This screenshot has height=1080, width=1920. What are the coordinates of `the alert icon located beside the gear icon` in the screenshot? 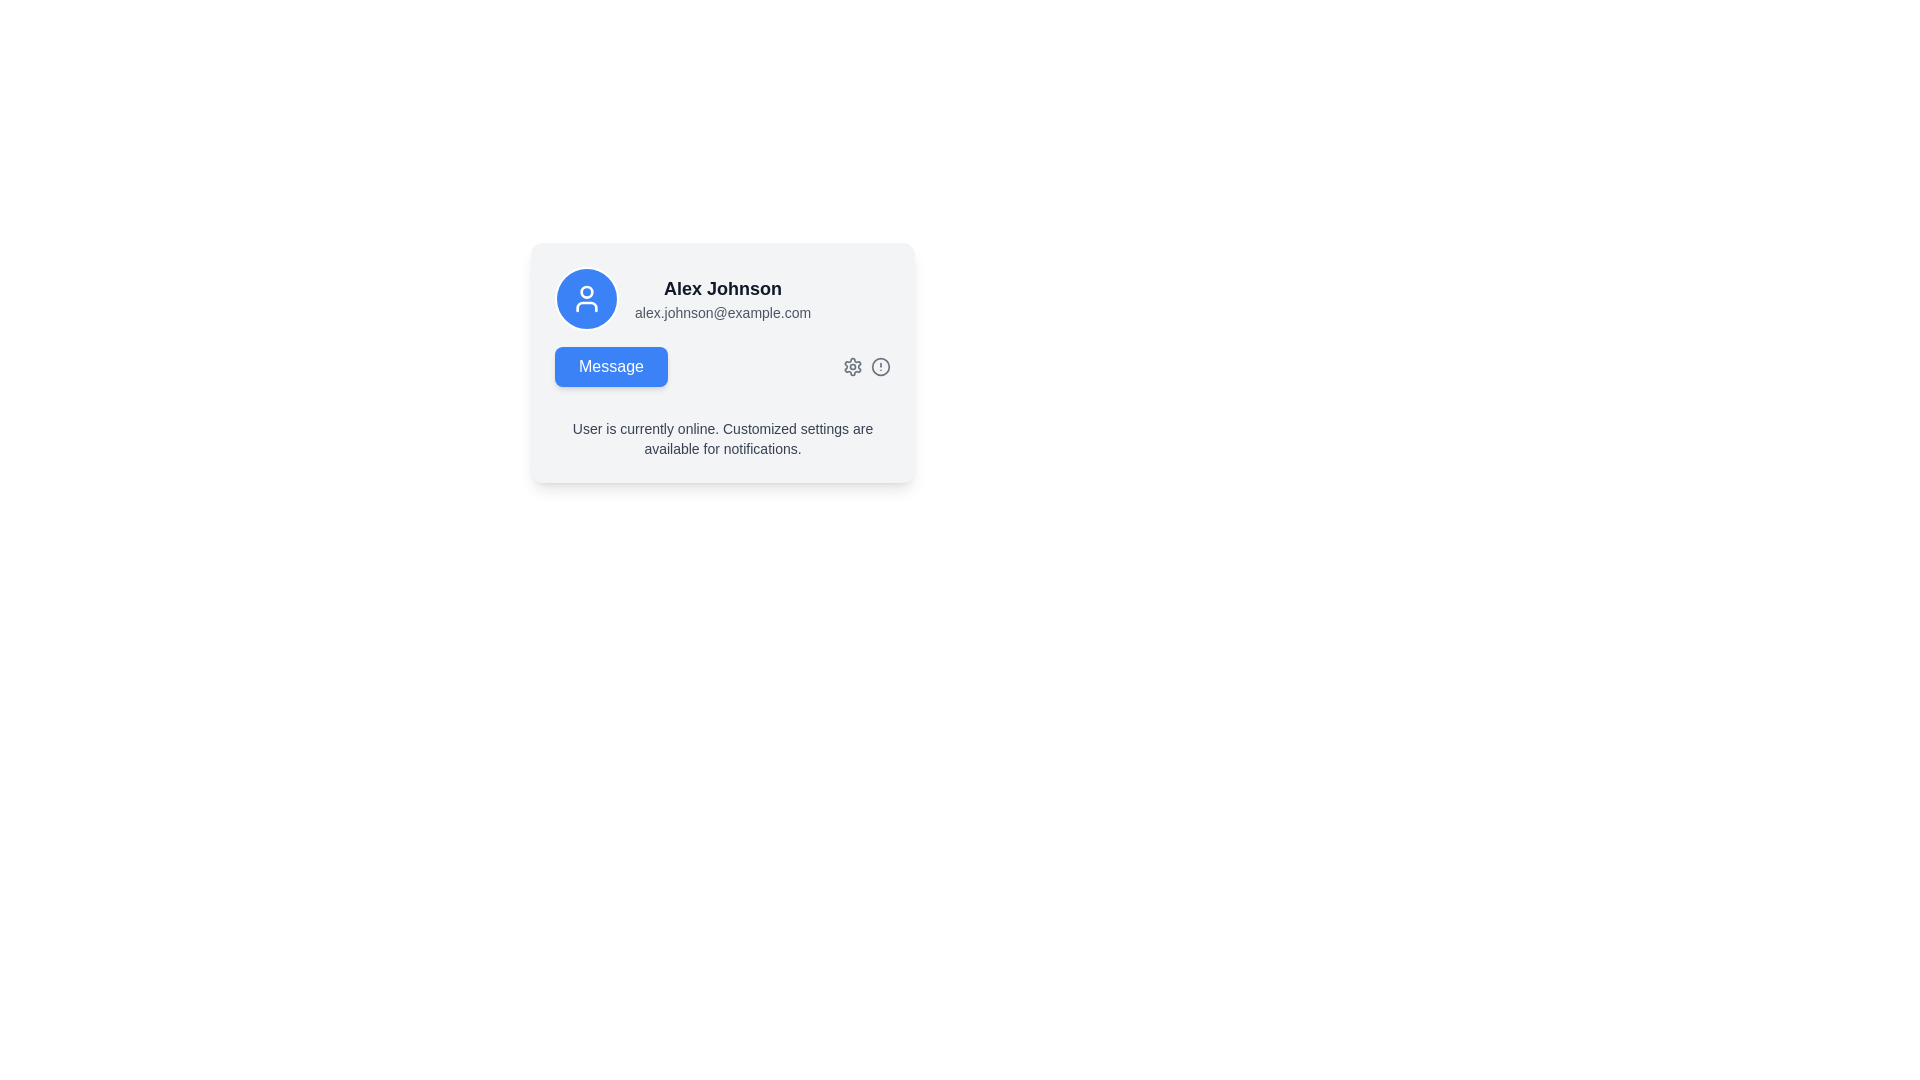 It's located at (880, 366).